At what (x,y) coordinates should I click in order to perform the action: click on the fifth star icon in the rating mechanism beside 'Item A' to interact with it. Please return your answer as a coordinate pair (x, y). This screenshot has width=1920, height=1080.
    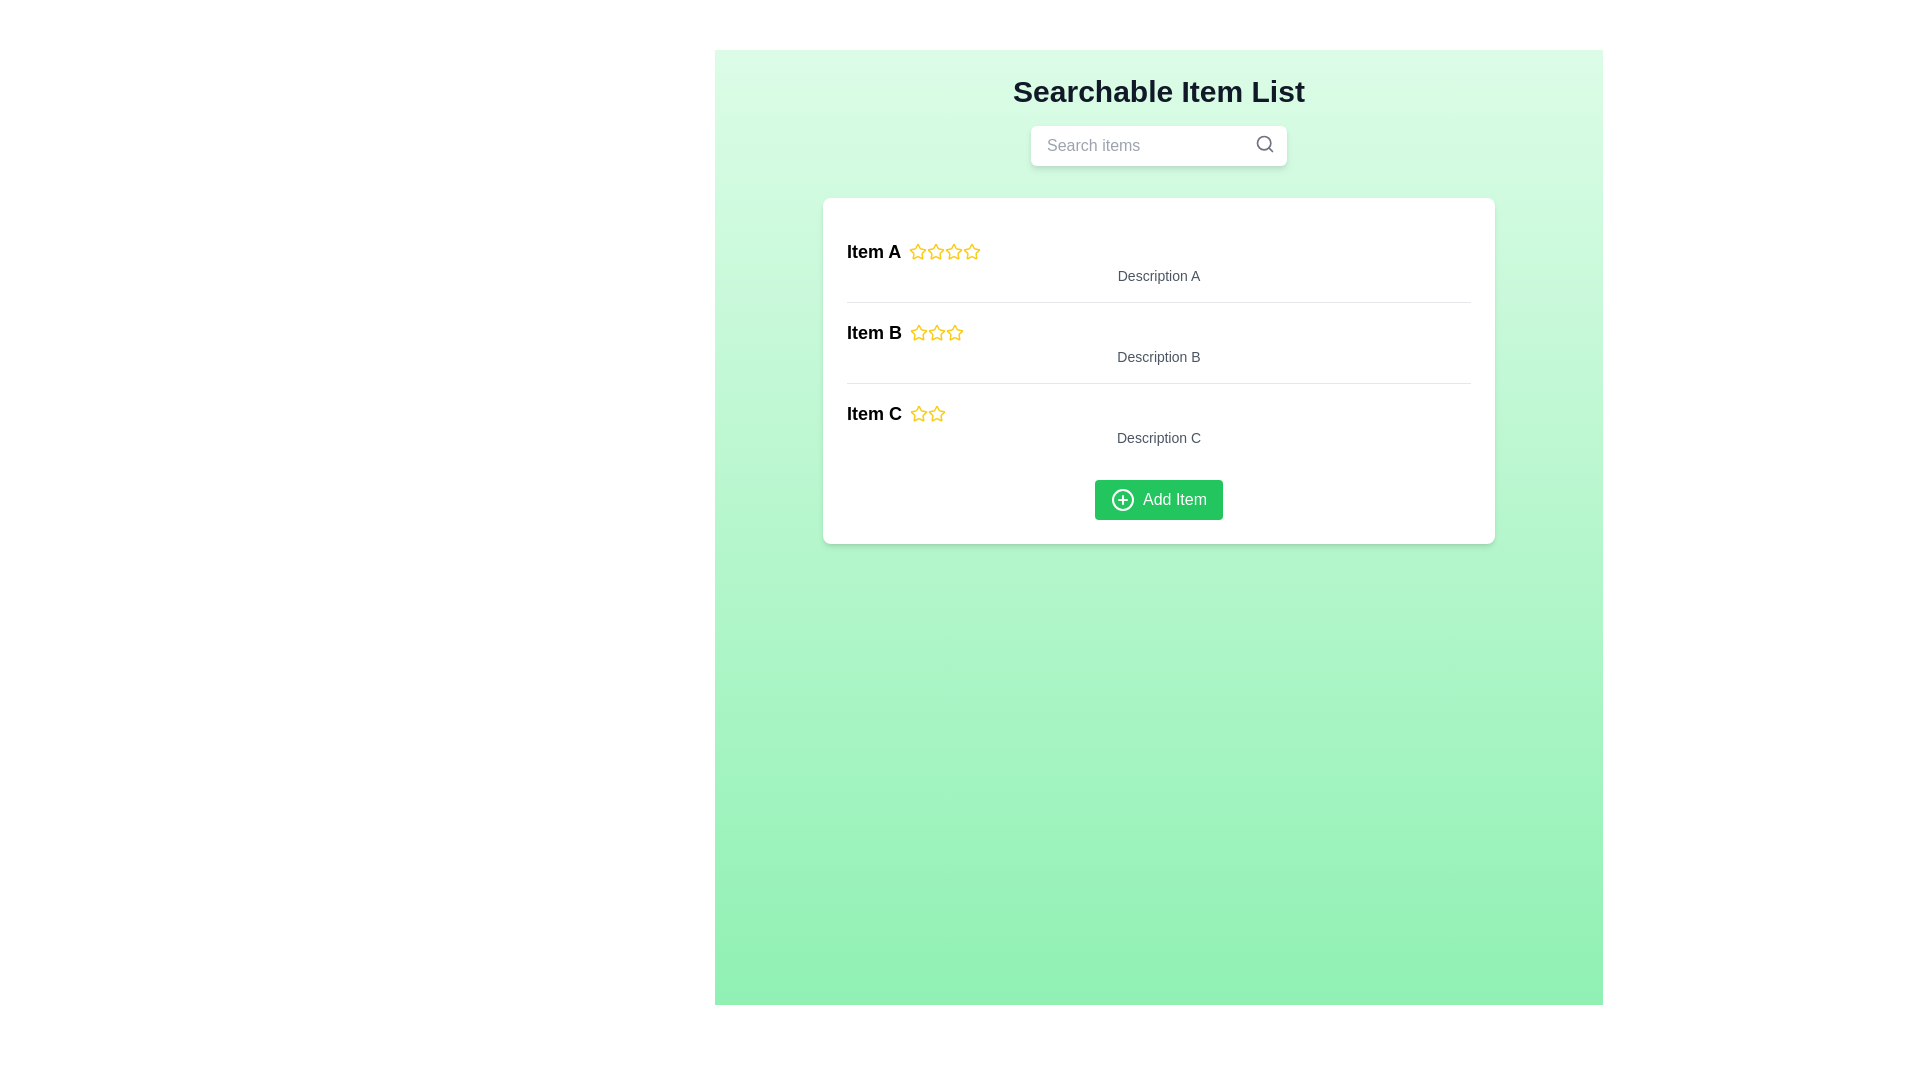
    Looking at the image, I should click on (972, 250).